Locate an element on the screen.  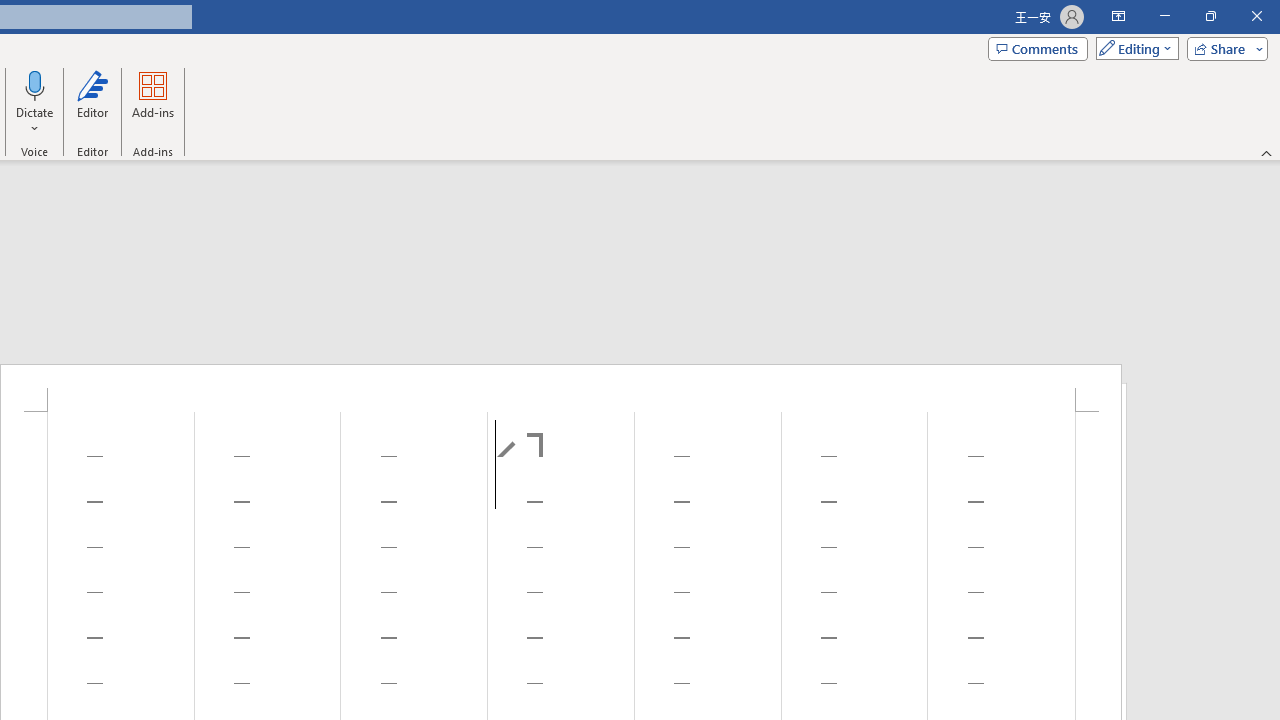
'Ribbon Display Options' is located at coordinates (1117, 16).